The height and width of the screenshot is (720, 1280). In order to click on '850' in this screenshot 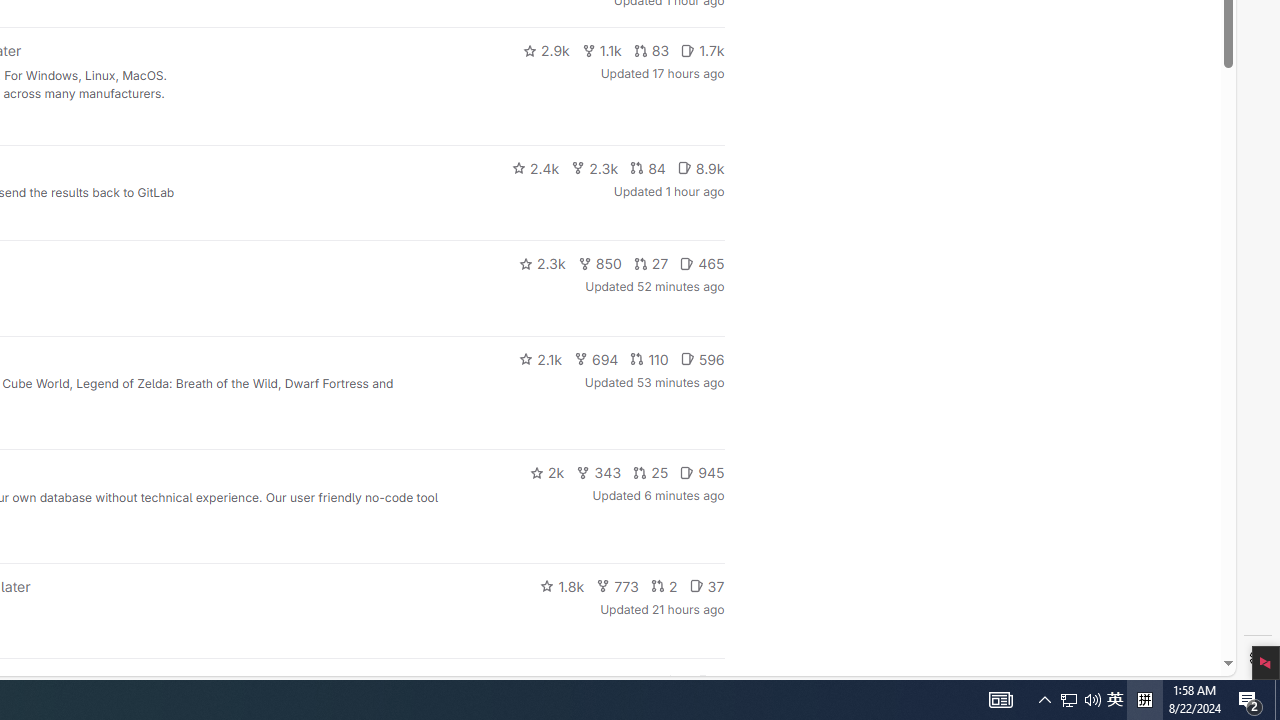, I will do `click(598, 262)`.